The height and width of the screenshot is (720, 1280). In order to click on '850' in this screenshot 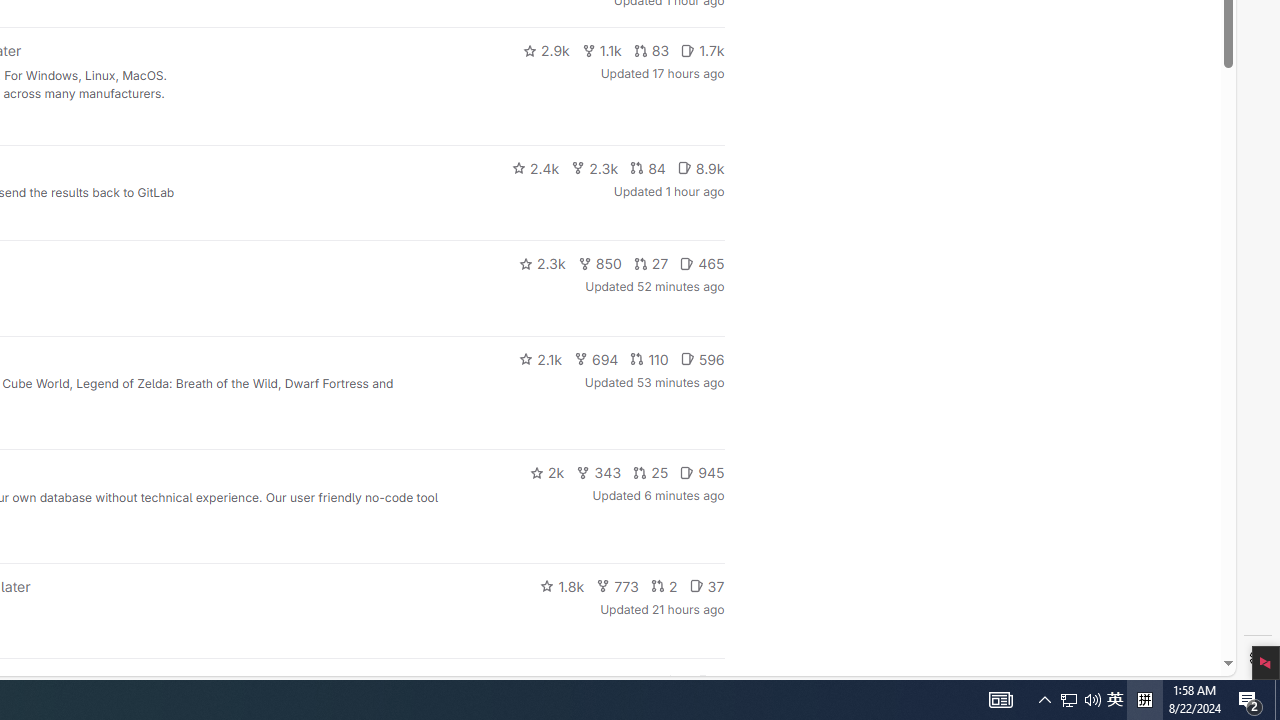, I will do `click(598, 262)`.